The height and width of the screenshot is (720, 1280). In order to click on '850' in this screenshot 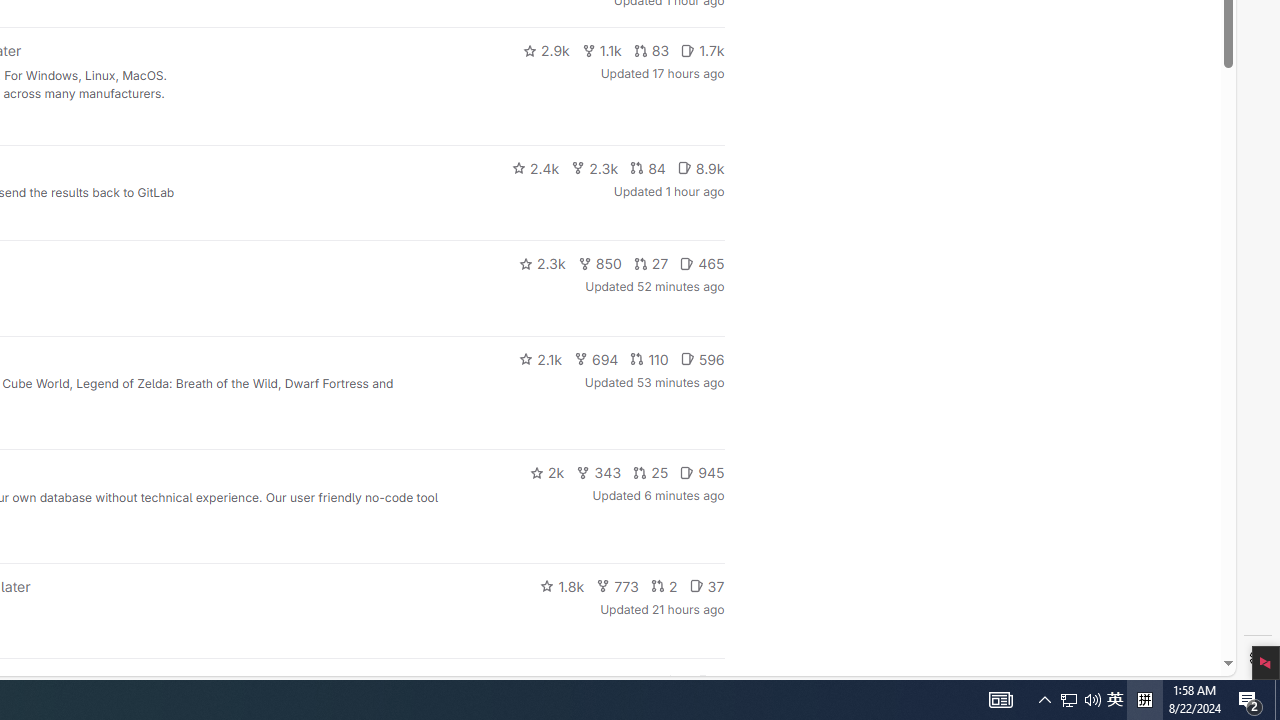, I will do `click(598, 262)`.